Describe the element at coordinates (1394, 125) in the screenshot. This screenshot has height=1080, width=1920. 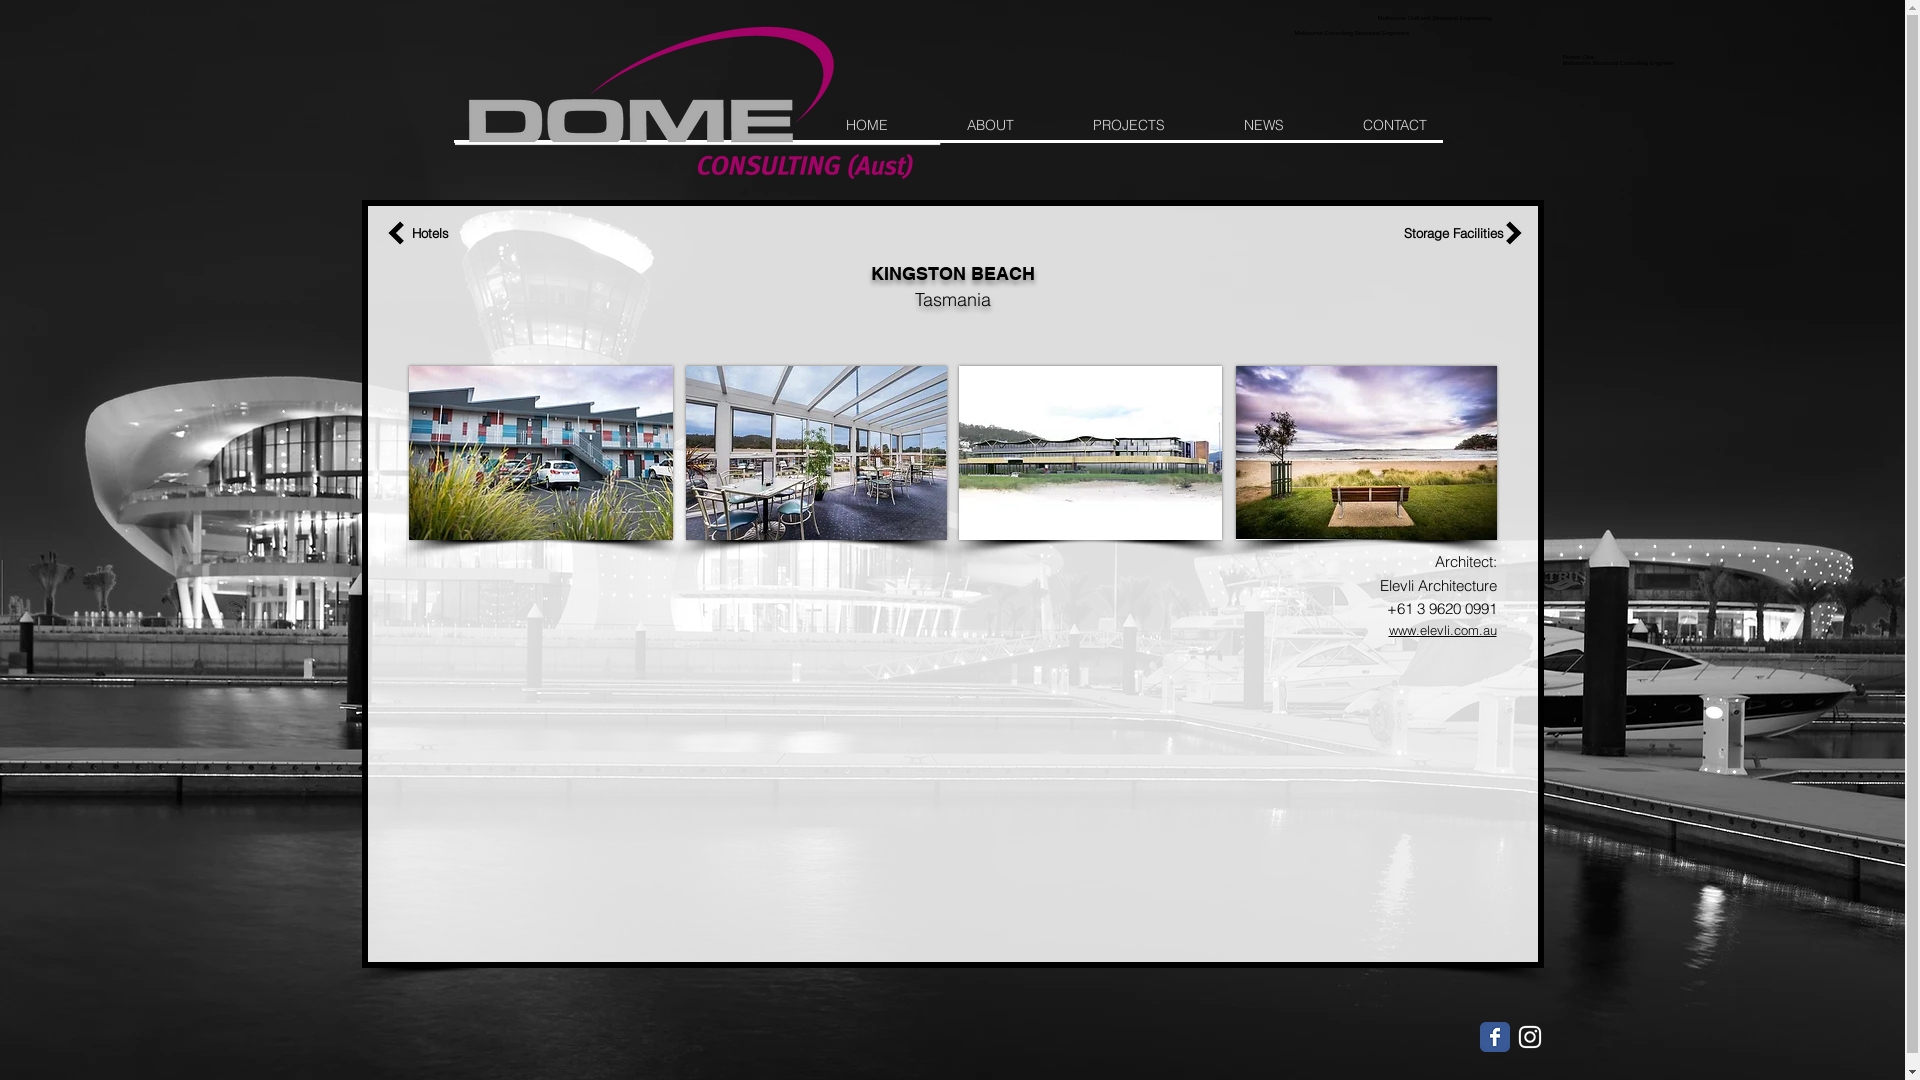
I see `'CONTACT'` at that location.